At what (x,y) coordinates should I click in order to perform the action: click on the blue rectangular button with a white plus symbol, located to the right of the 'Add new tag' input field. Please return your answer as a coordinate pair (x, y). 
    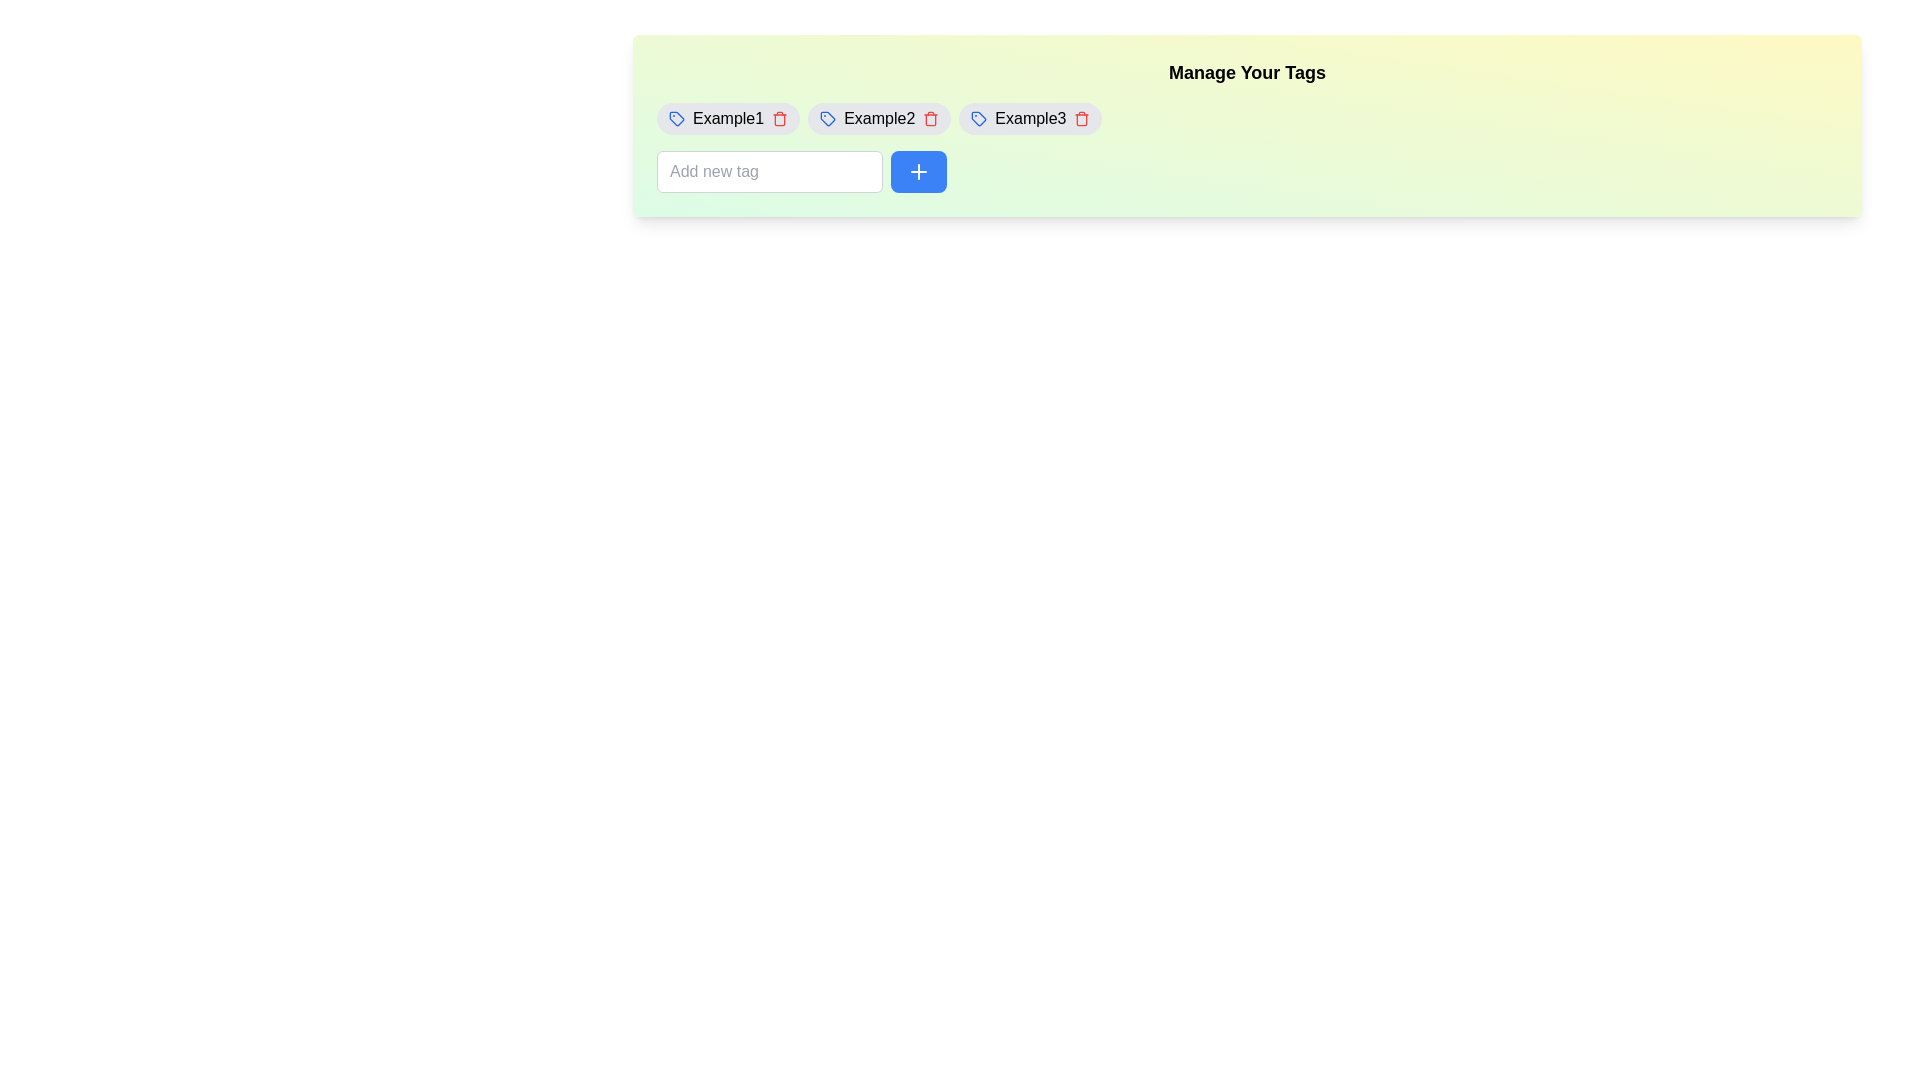
    Looking at the image, I should click on (917, 171).